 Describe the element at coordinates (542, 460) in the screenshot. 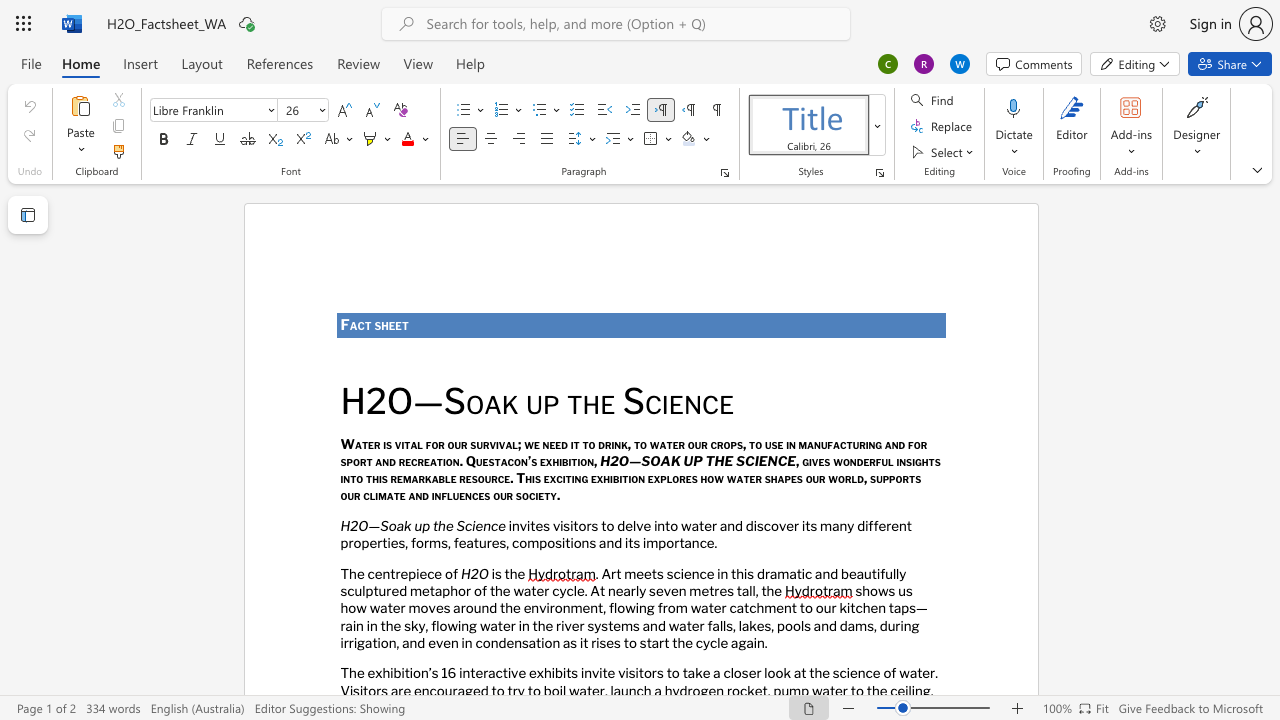

I see `the 10th character "e" in the text` at that location.